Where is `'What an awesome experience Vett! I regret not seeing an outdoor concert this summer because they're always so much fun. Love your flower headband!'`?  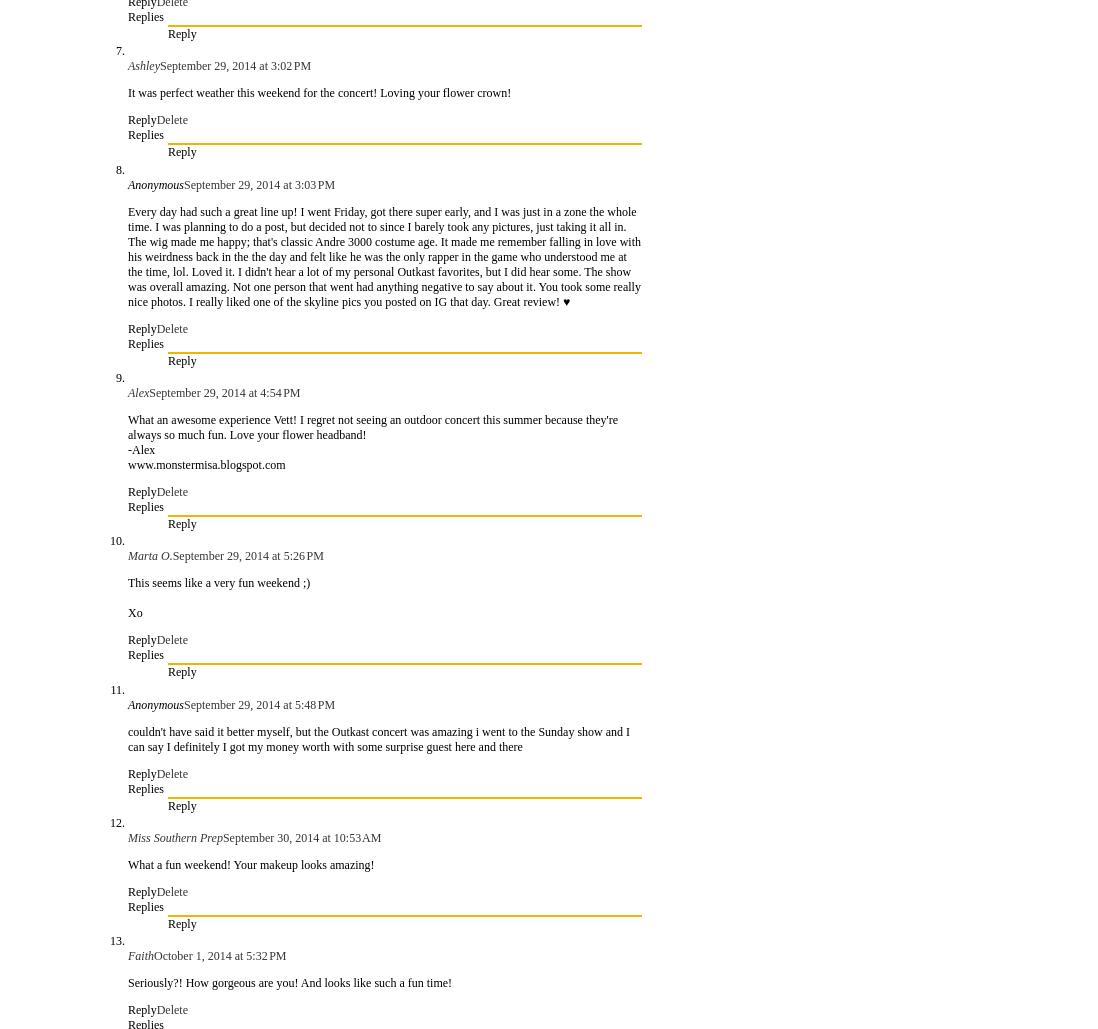
'What an awesome experience Vett! I regret not seeing an outdoor concert this summer because they're always so much fun. Love your flower headband!' is located at coordinates (128, 425).